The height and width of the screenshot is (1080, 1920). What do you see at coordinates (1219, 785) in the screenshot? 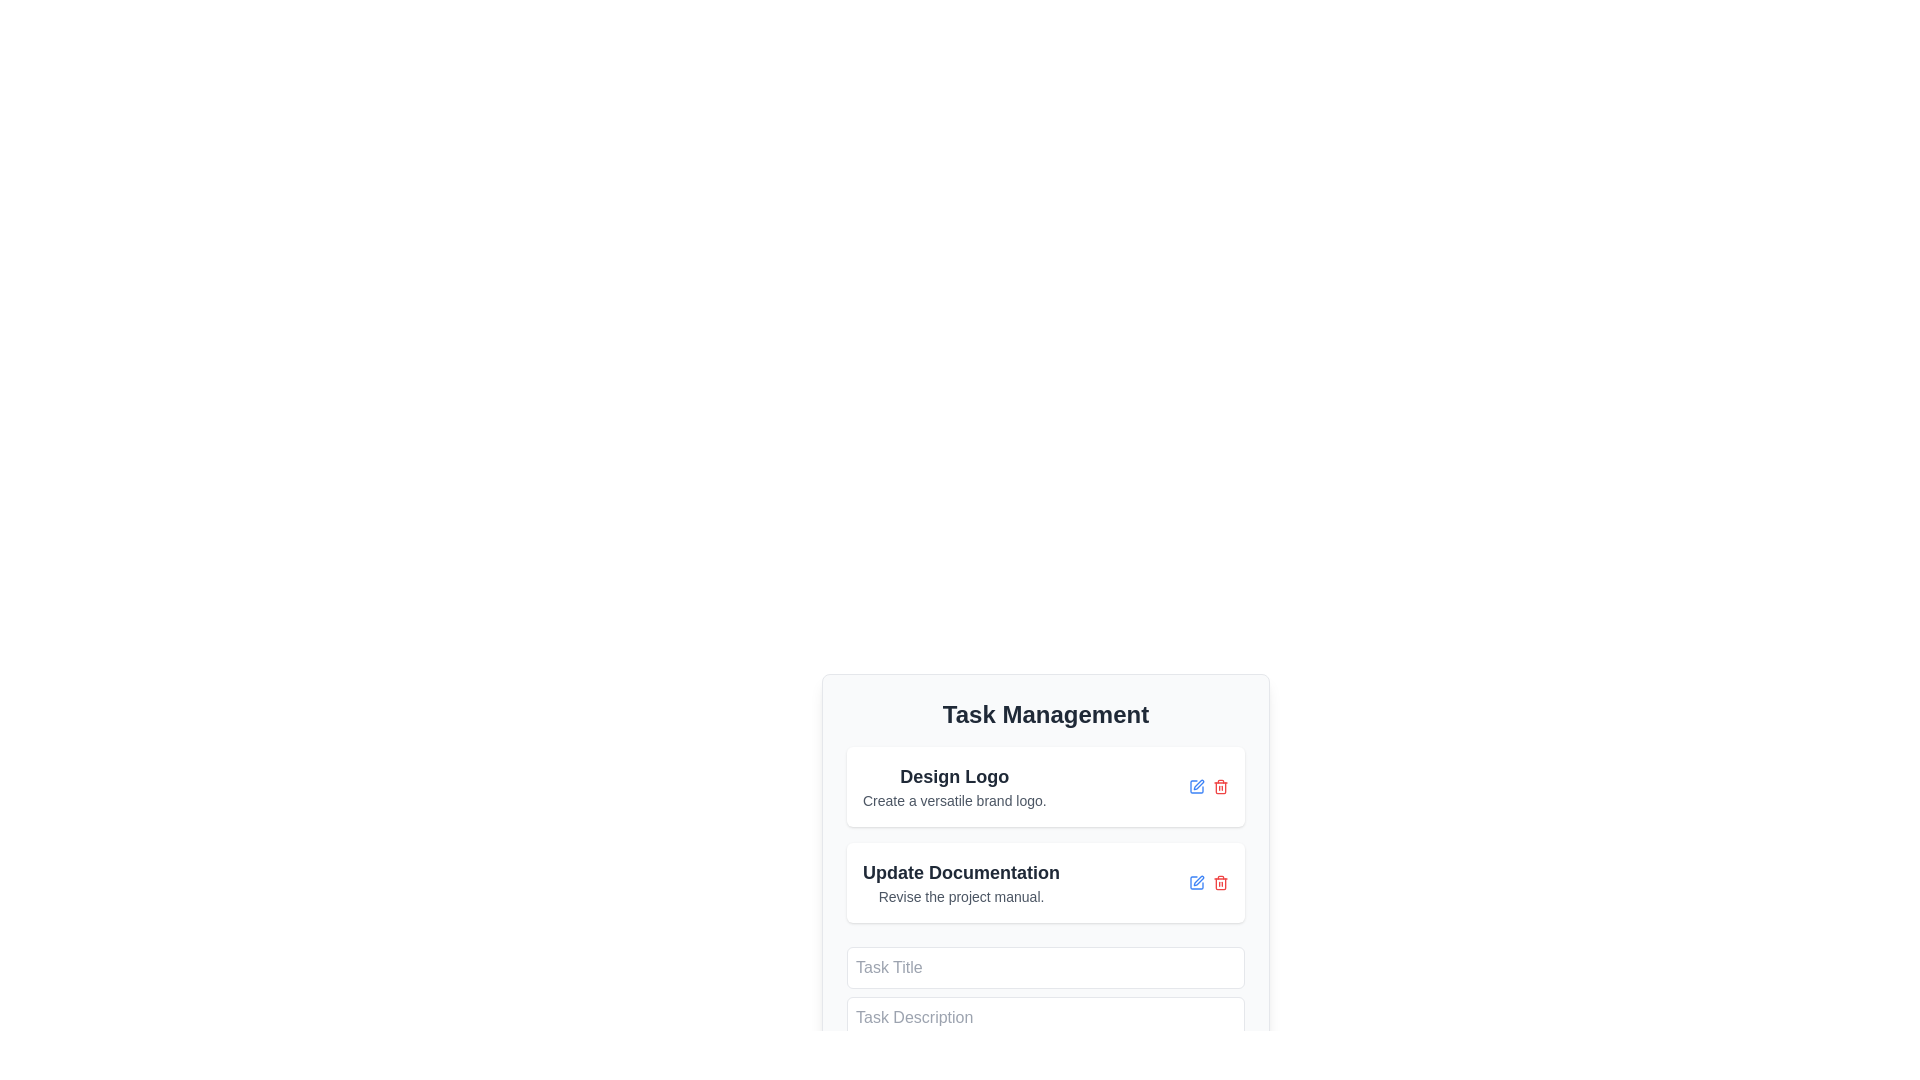
I see `the small red trash bin icon located on the right side of the 'Update Documentation' task entry` at bounding box center [1219, 785].